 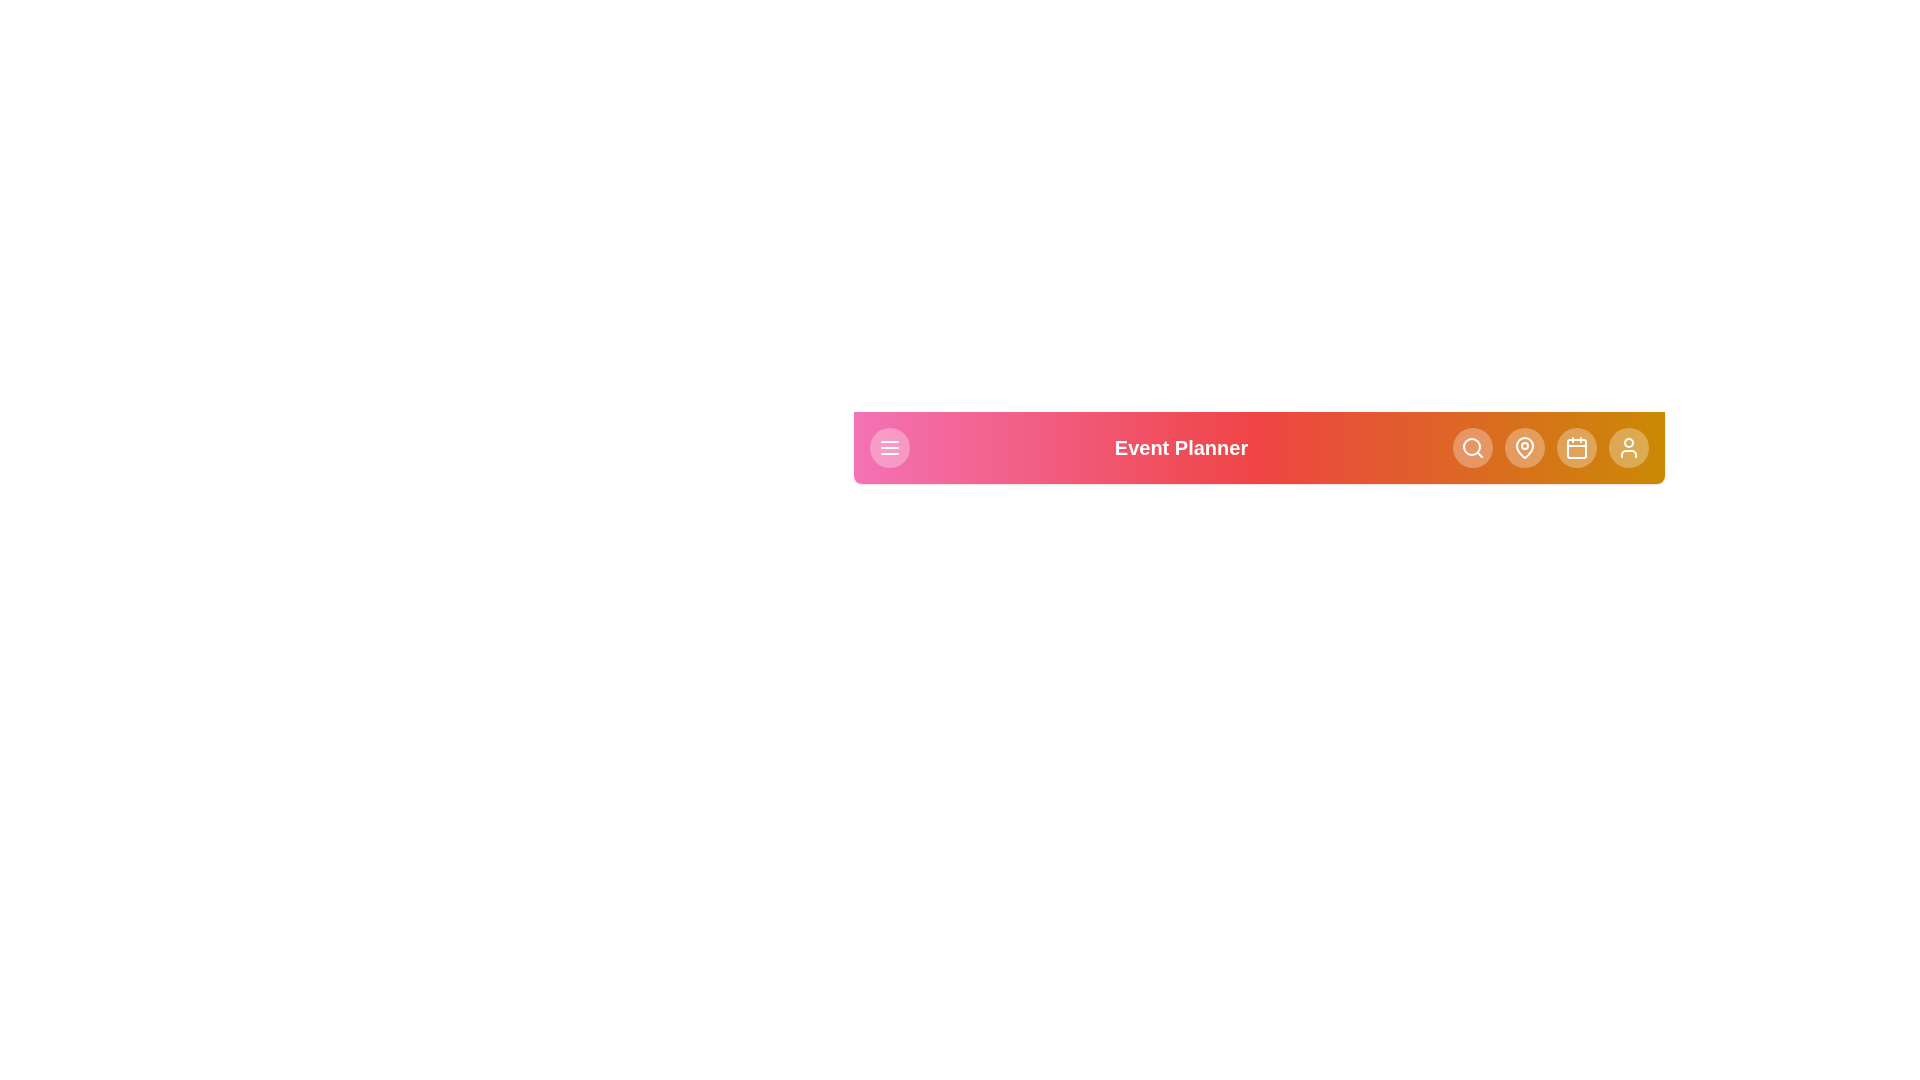 What do you see at coordinates (1524, 446) in the screenshot?
I see `the 'Locations' button in the navigation bar` at bounding box center [1524, 446].